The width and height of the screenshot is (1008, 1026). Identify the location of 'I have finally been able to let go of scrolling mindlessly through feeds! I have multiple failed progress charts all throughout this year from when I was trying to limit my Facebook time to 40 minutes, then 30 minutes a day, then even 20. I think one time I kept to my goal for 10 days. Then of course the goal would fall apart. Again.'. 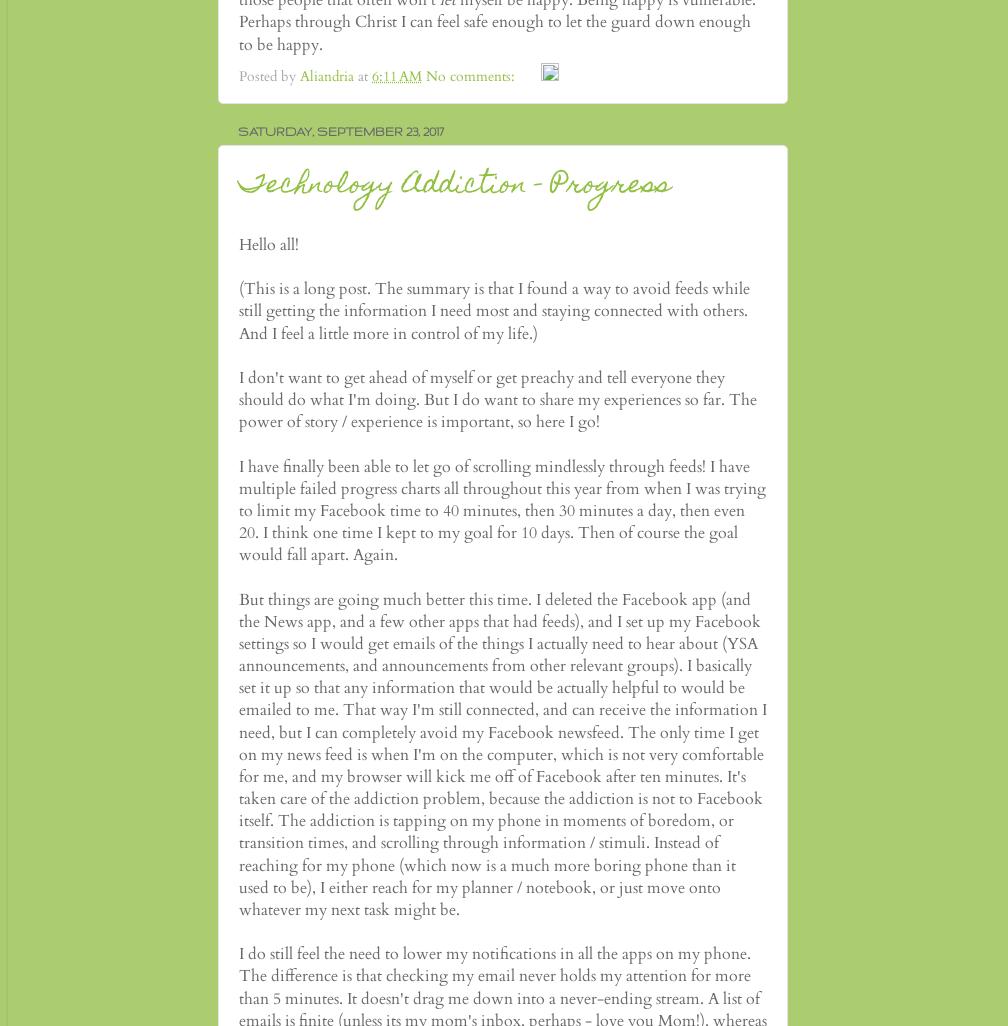
(502, 509).